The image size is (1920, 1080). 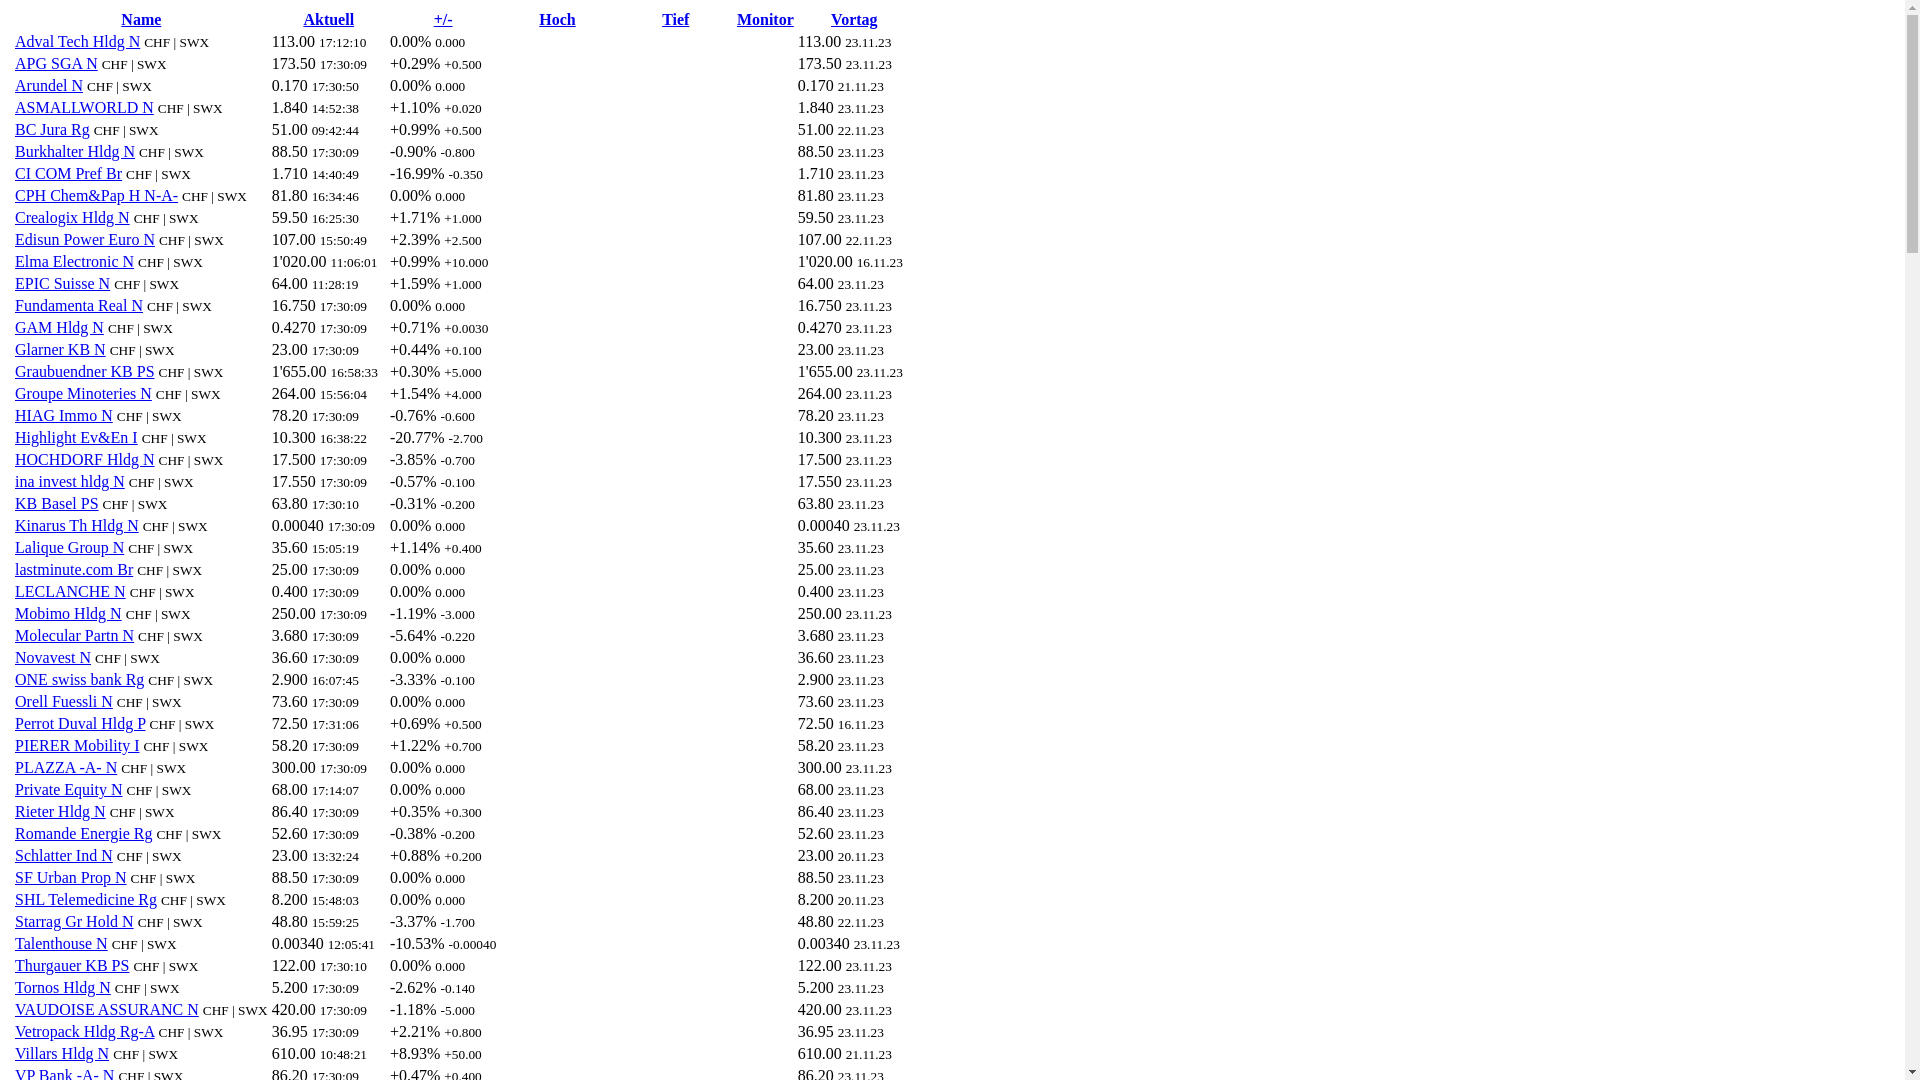 What do you see at coordinates (14, 569) in the screenshot?
I see `'lastminute.com Br'` at bounding box center [14, 569].